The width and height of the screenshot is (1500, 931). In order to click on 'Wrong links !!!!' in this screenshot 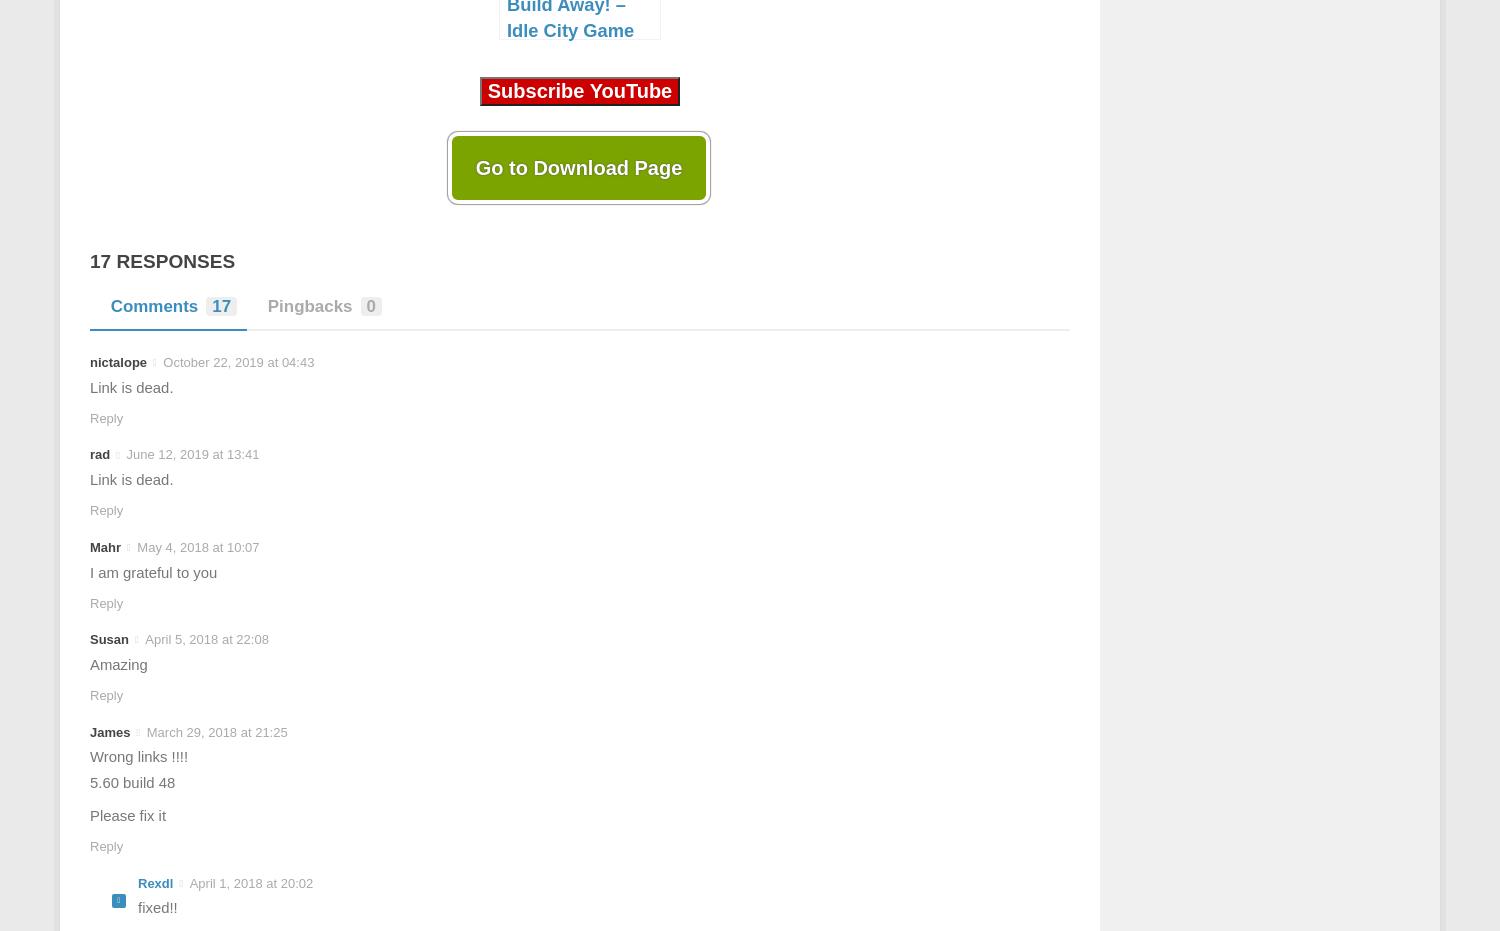, I will do `click(139, 756)`.